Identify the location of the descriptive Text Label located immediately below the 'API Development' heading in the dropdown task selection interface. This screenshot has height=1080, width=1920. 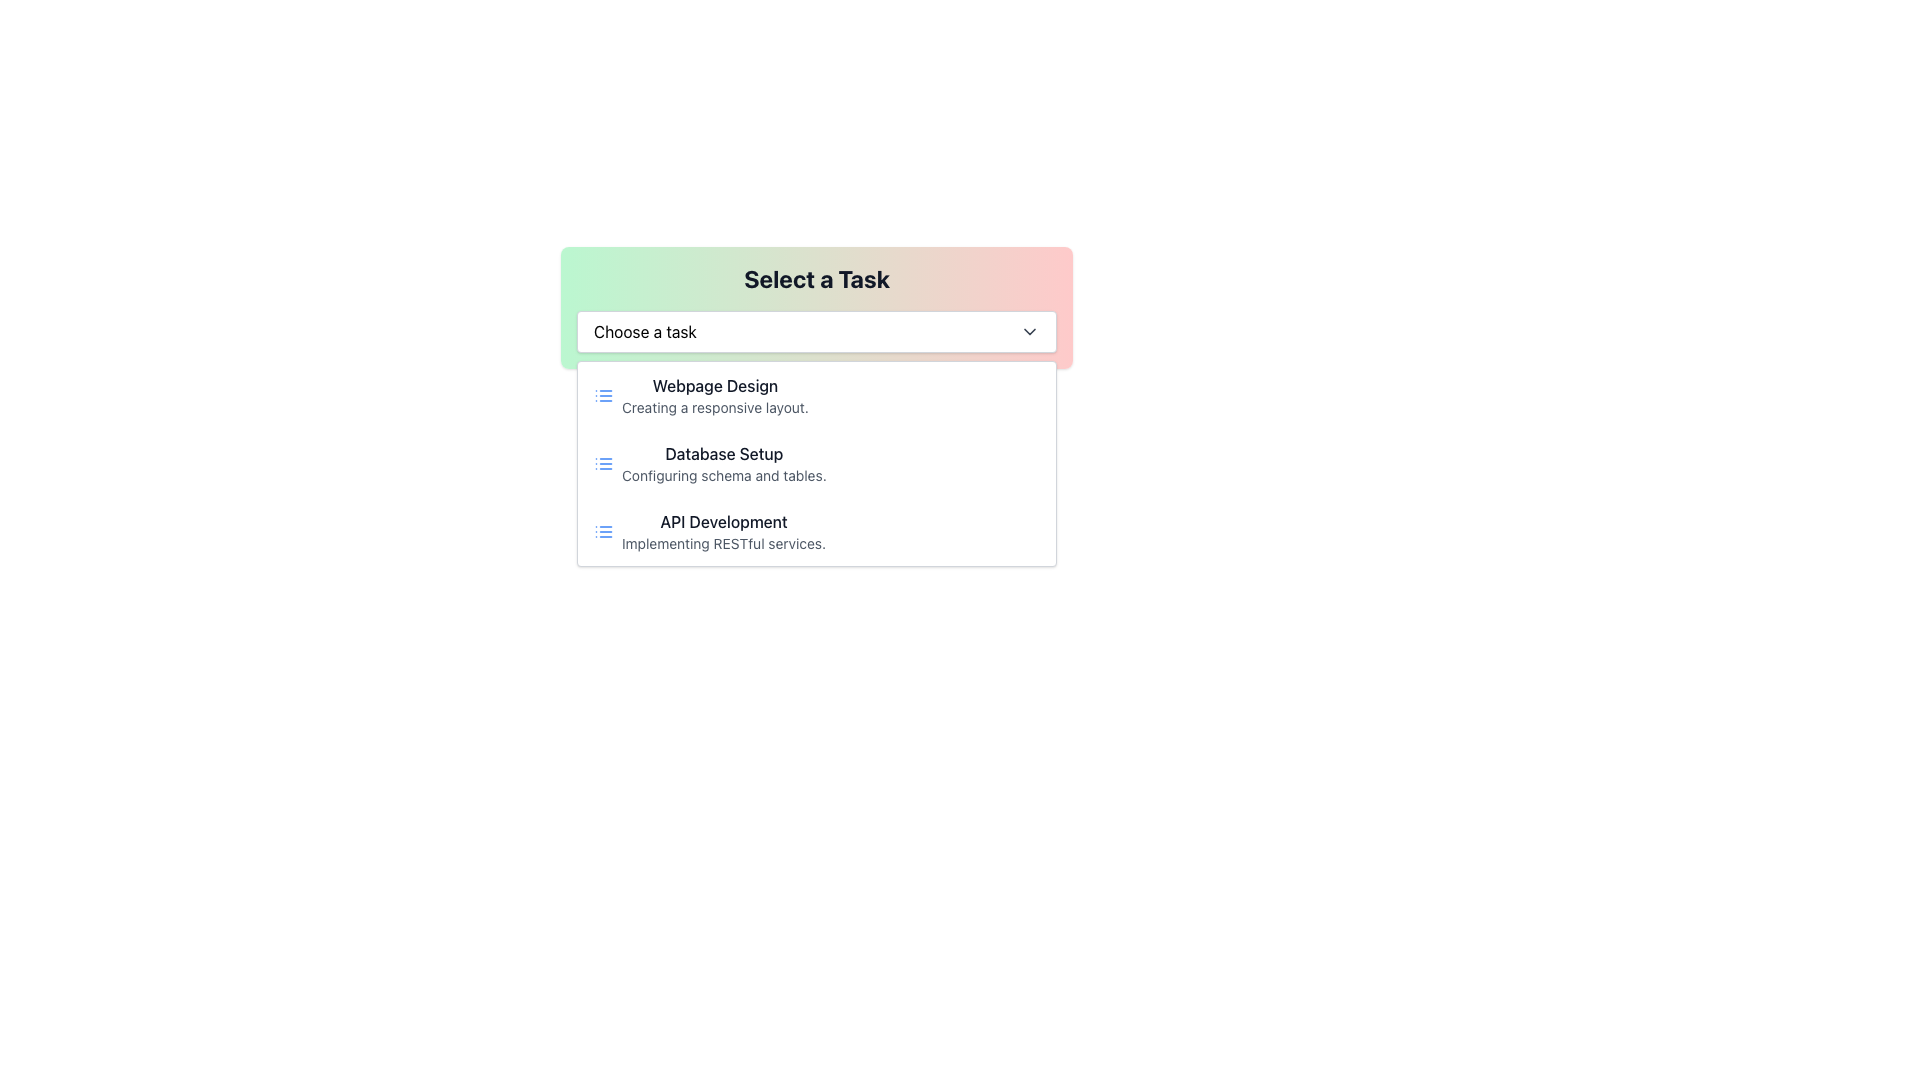
(723, 543).